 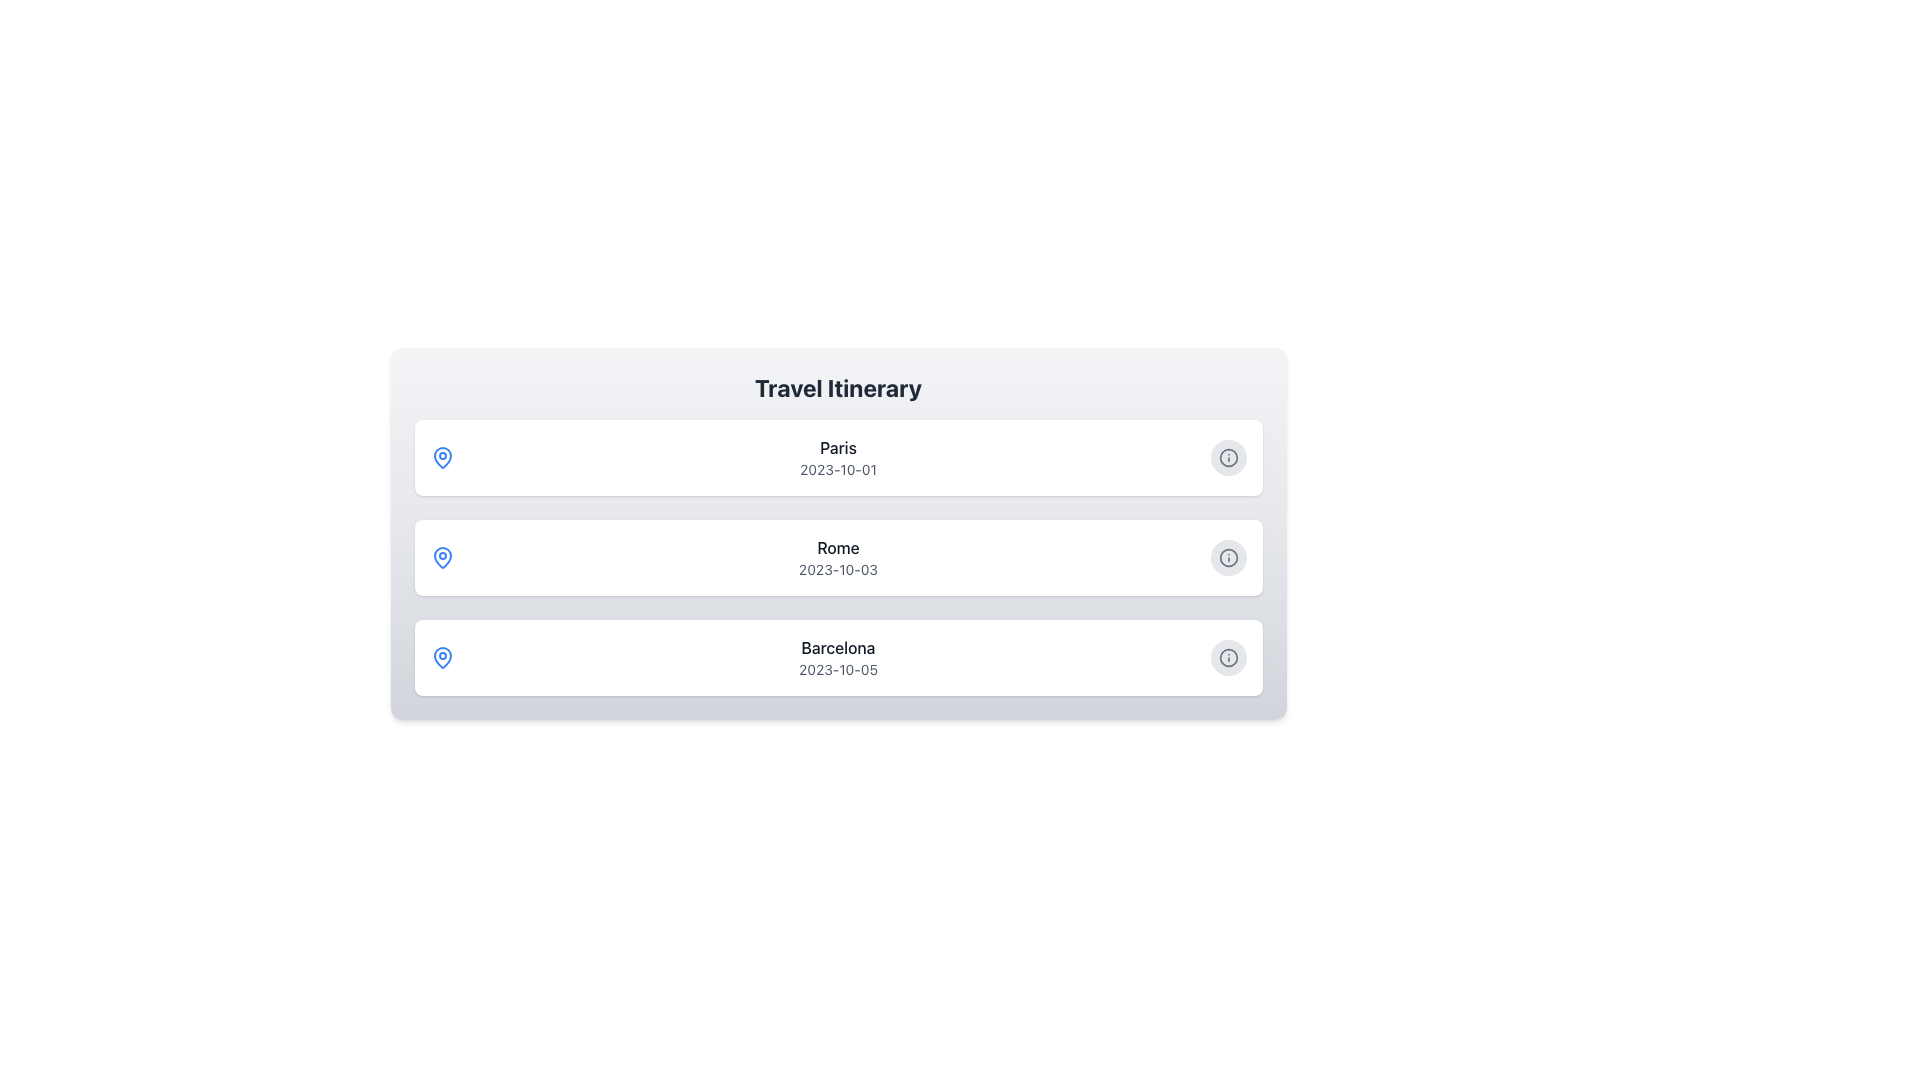 I want to click on the circular blue pin icon located at the far left of the row for 'Rome', so click(x=441, y=558).